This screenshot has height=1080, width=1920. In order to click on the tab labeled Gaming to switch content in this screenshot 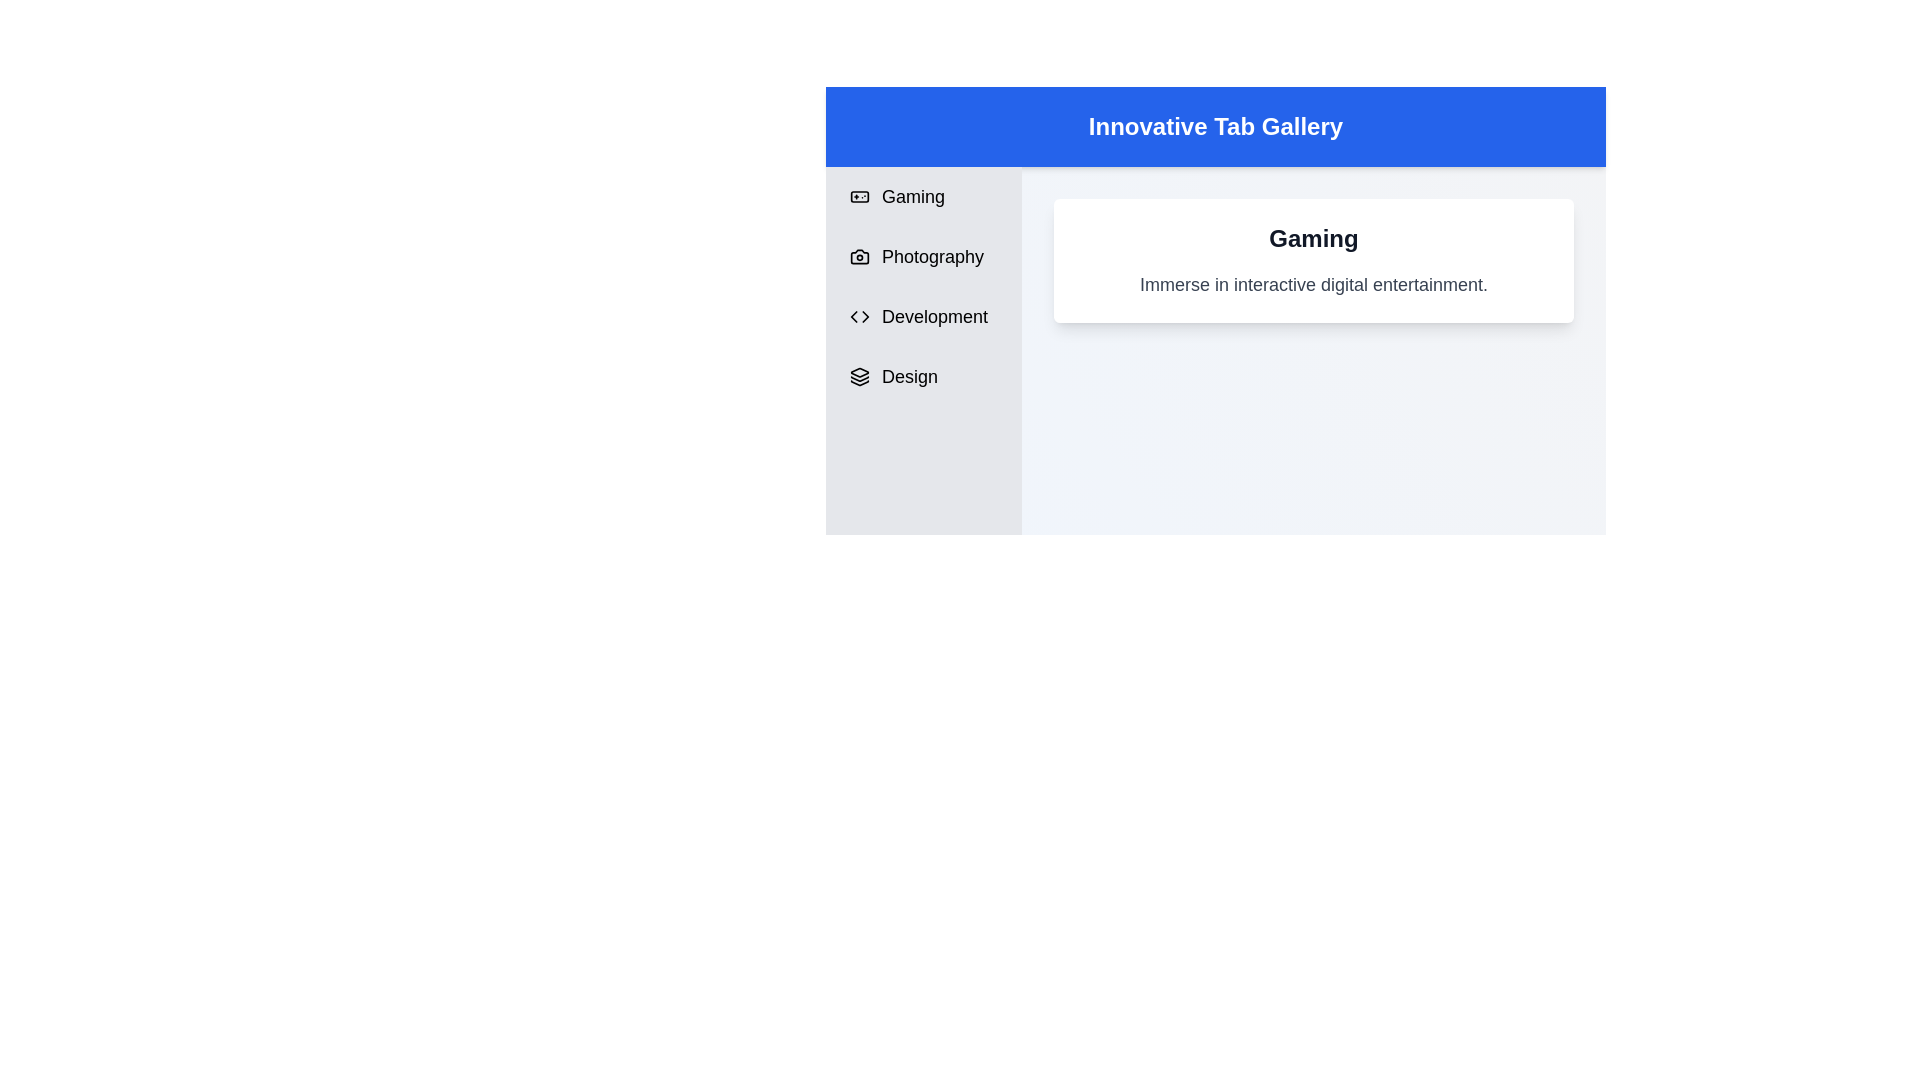, I will do `click(922, 196)`.